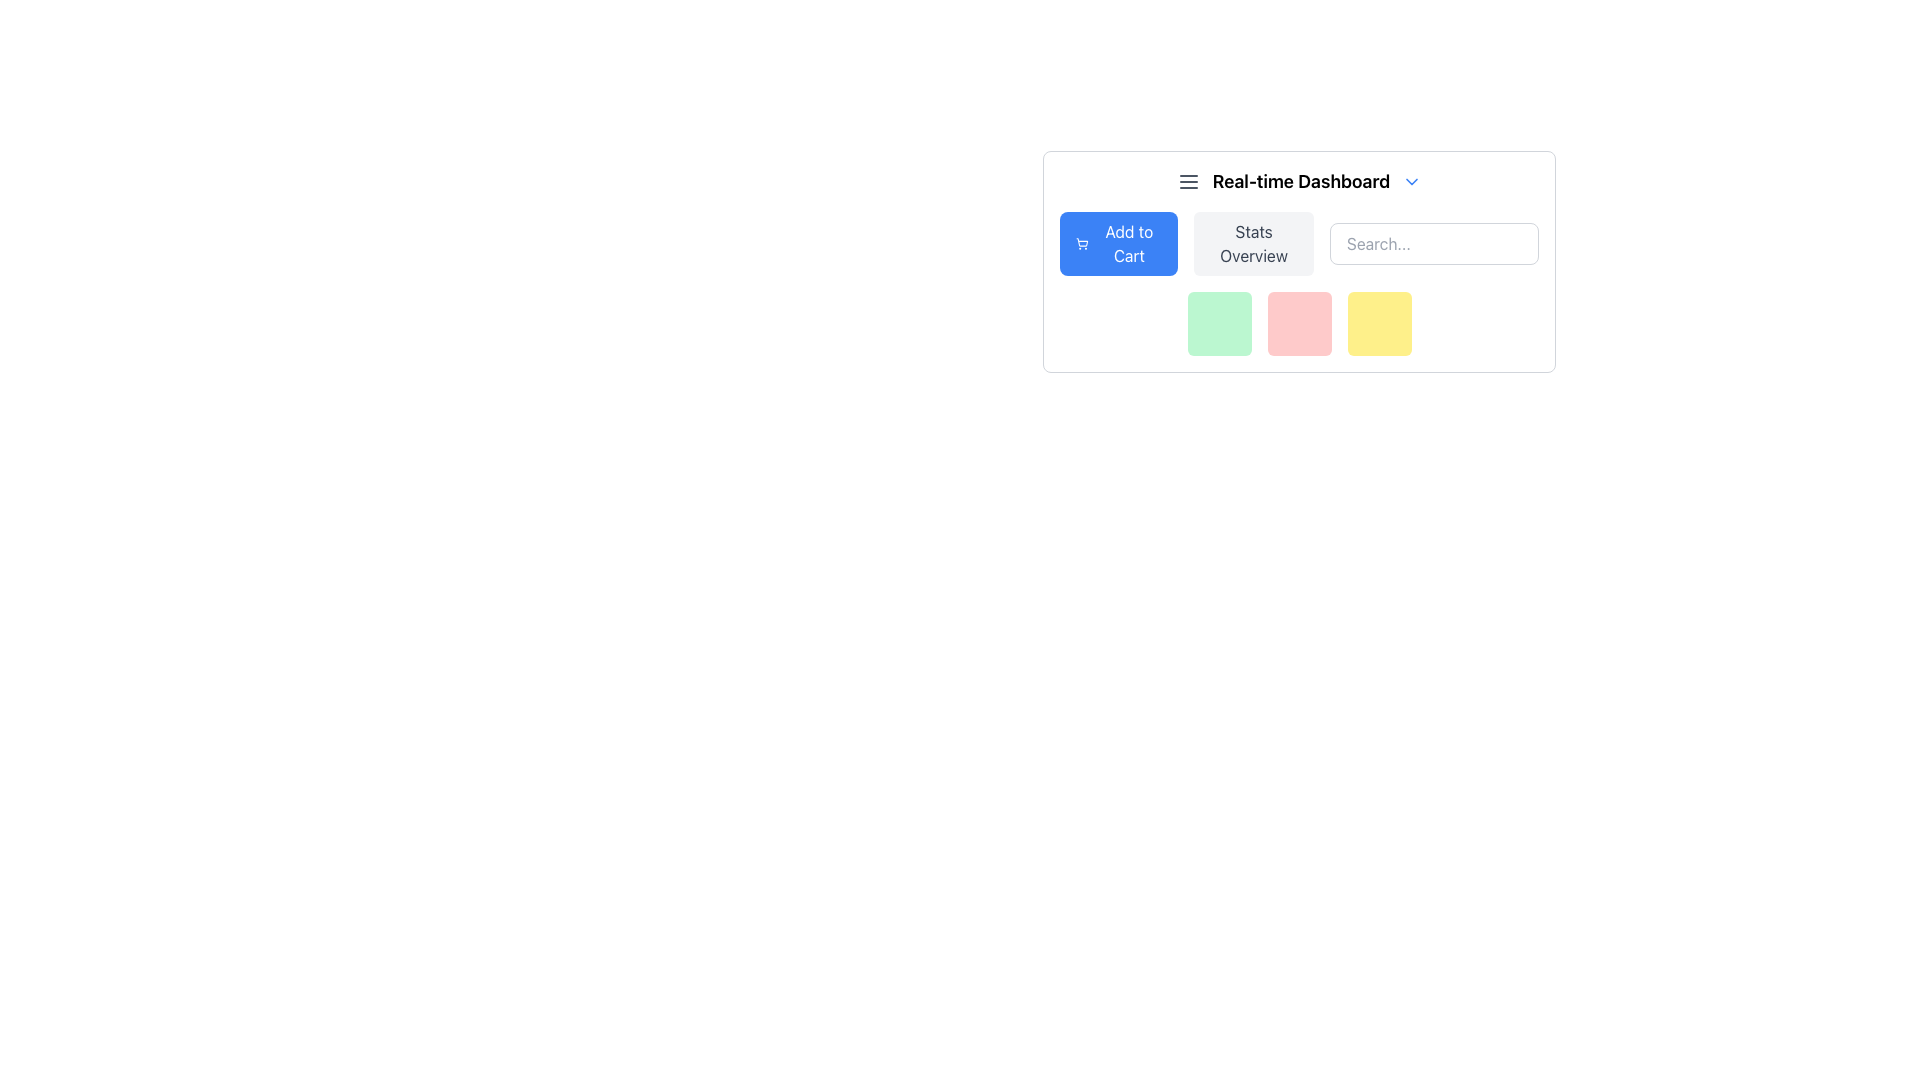  What do you see at coordinates (1081, 242) in the screenshot?
I see `the shopping cart icon within the 'Add to Cart' button located on the left side of the panel labeled 'Real-time Dashboard'` at bounding box center [1081, 242].